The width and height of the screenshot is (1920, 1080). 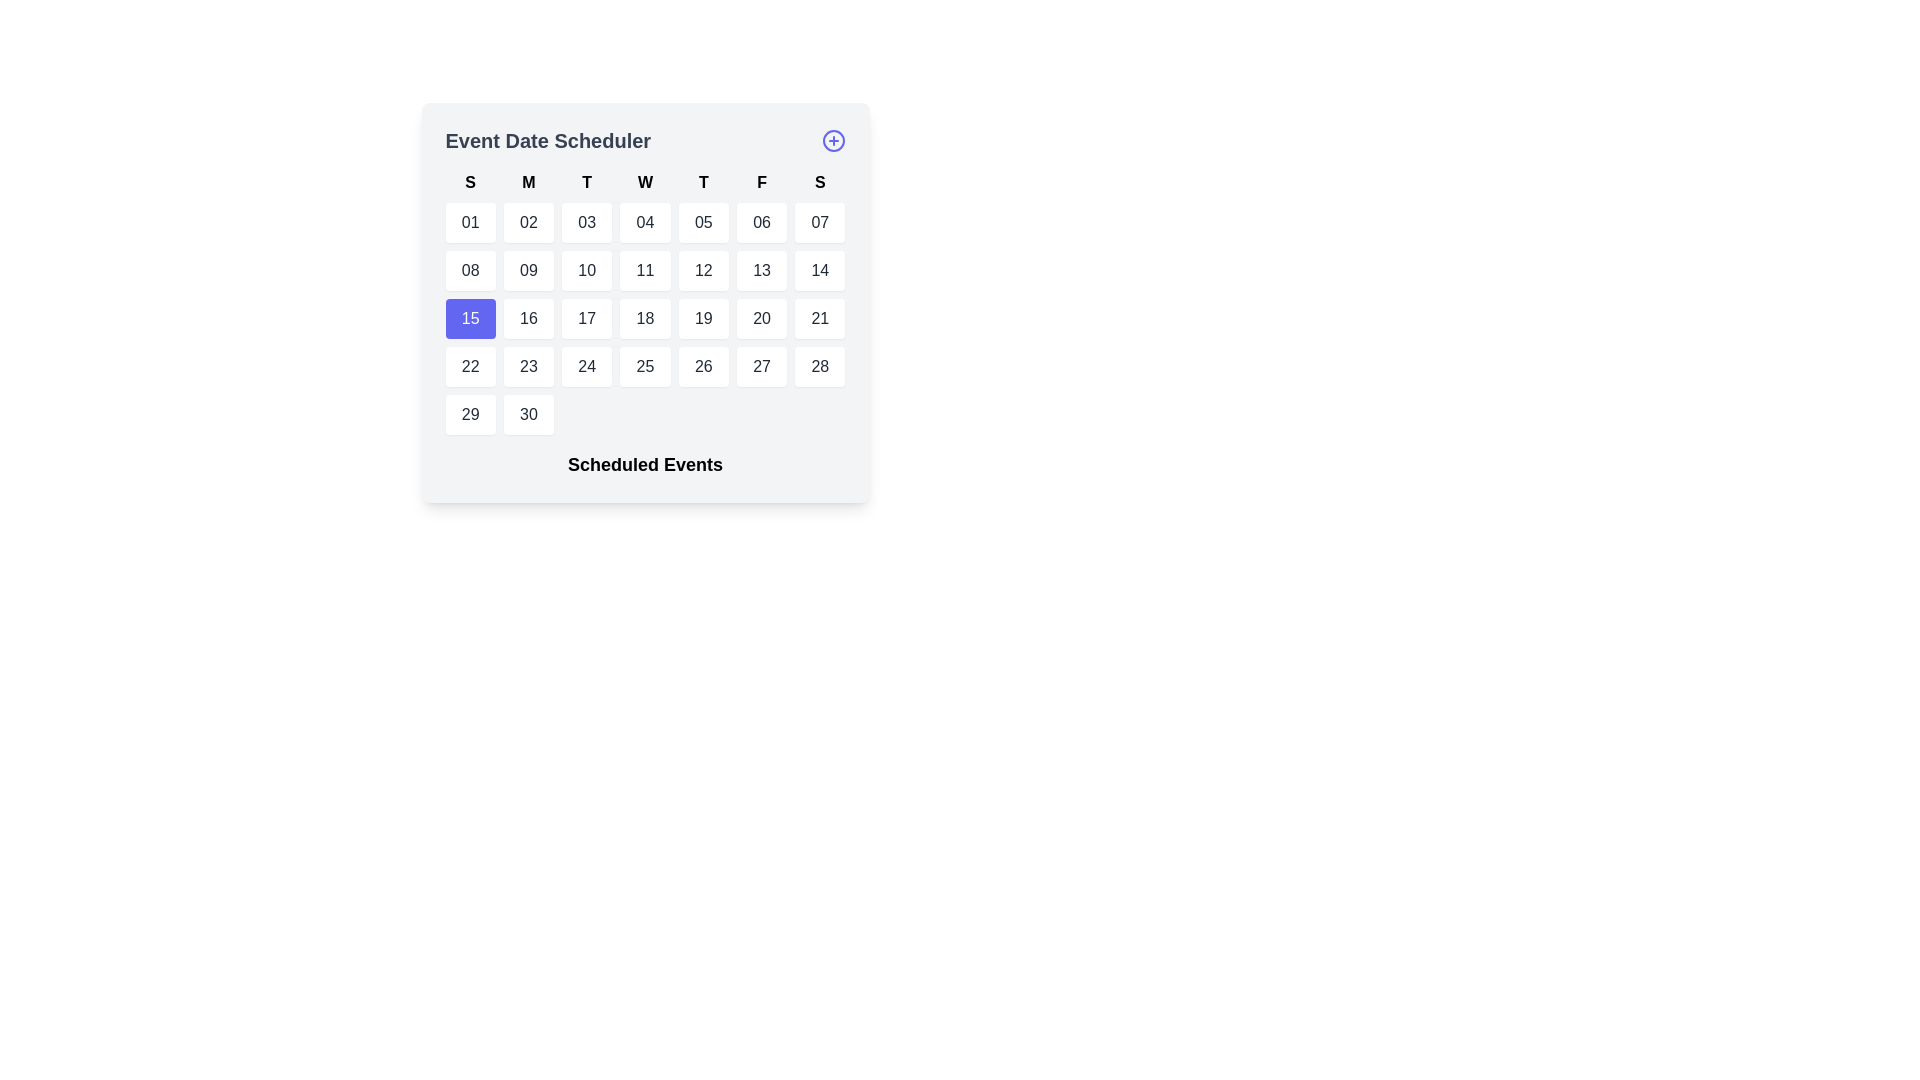 What do you see at coordinates (645, 270) in the screenshot?
I see `the button representing the date '11' in the monthly calendar` at bounding box center [645, 270].